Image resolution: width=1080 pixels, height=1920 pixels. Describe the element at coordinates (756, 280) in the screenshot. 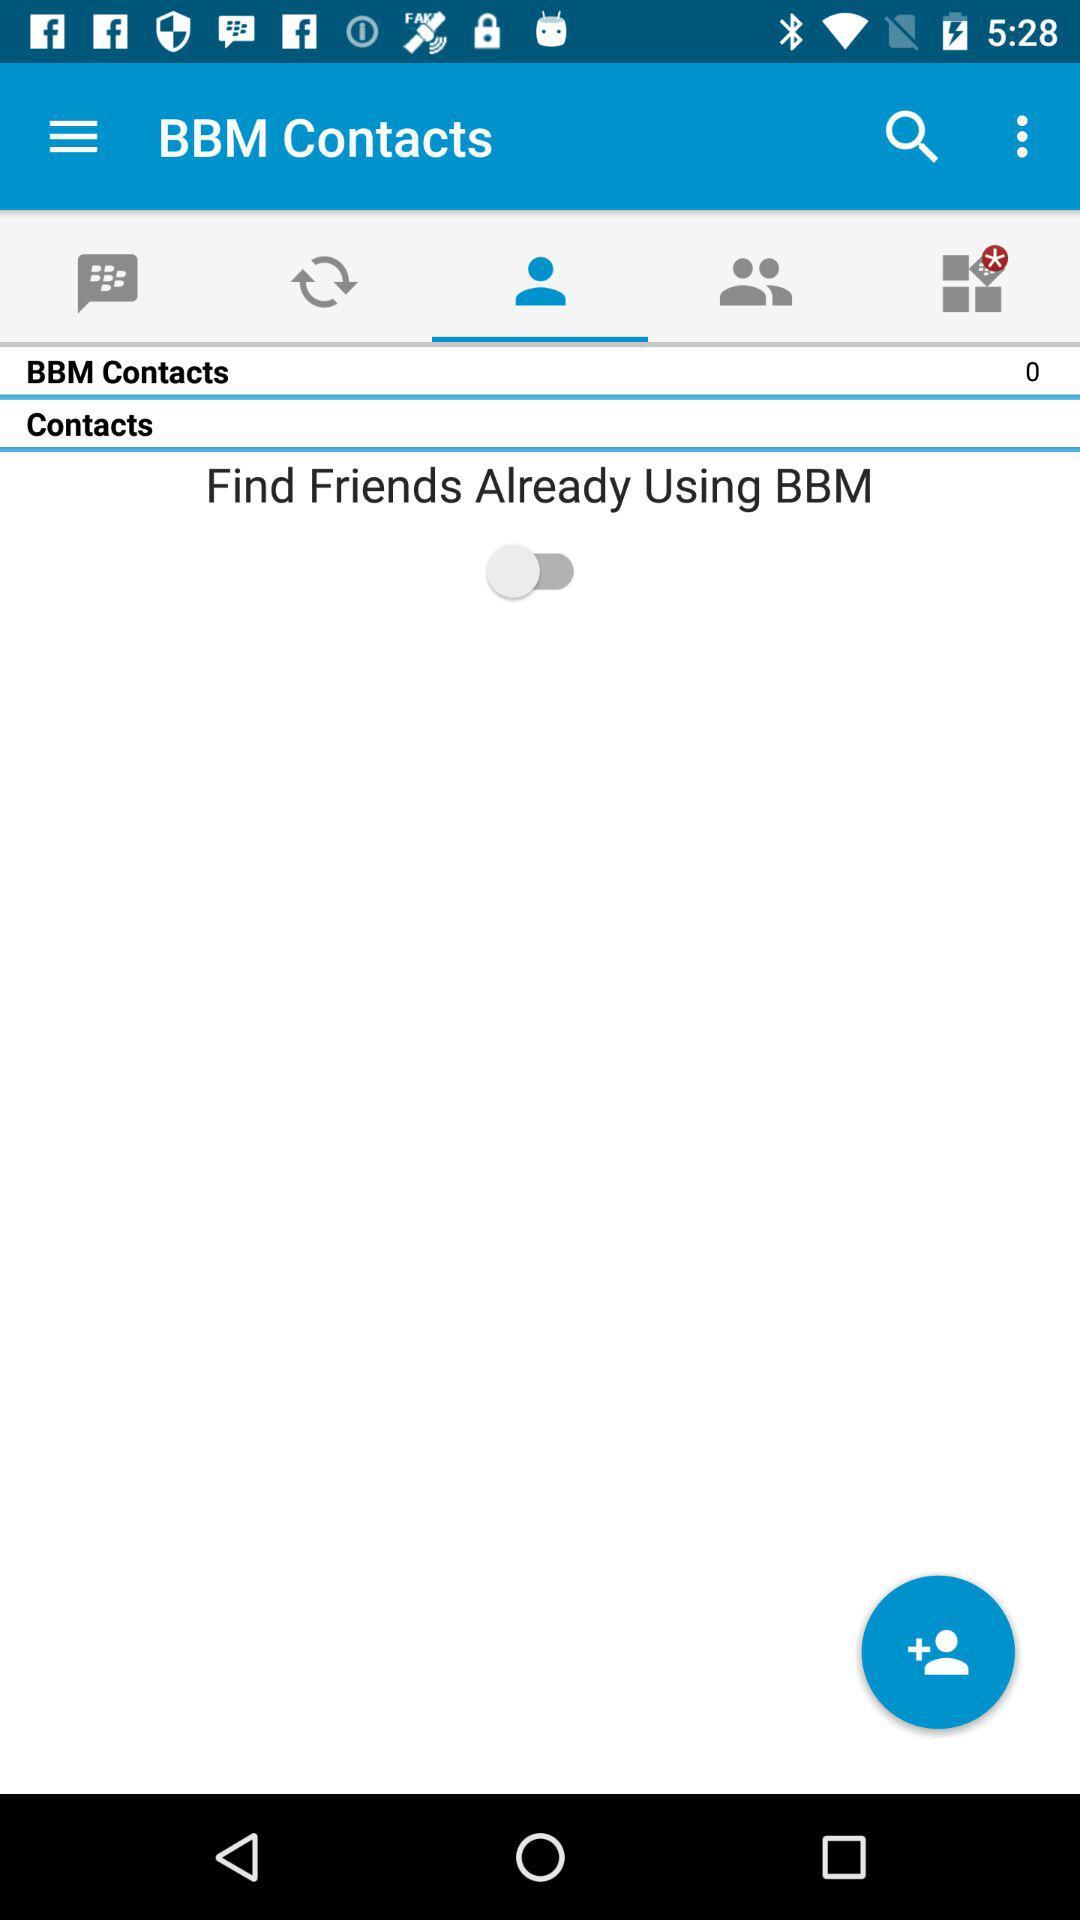

I see `the group icon` at that location.